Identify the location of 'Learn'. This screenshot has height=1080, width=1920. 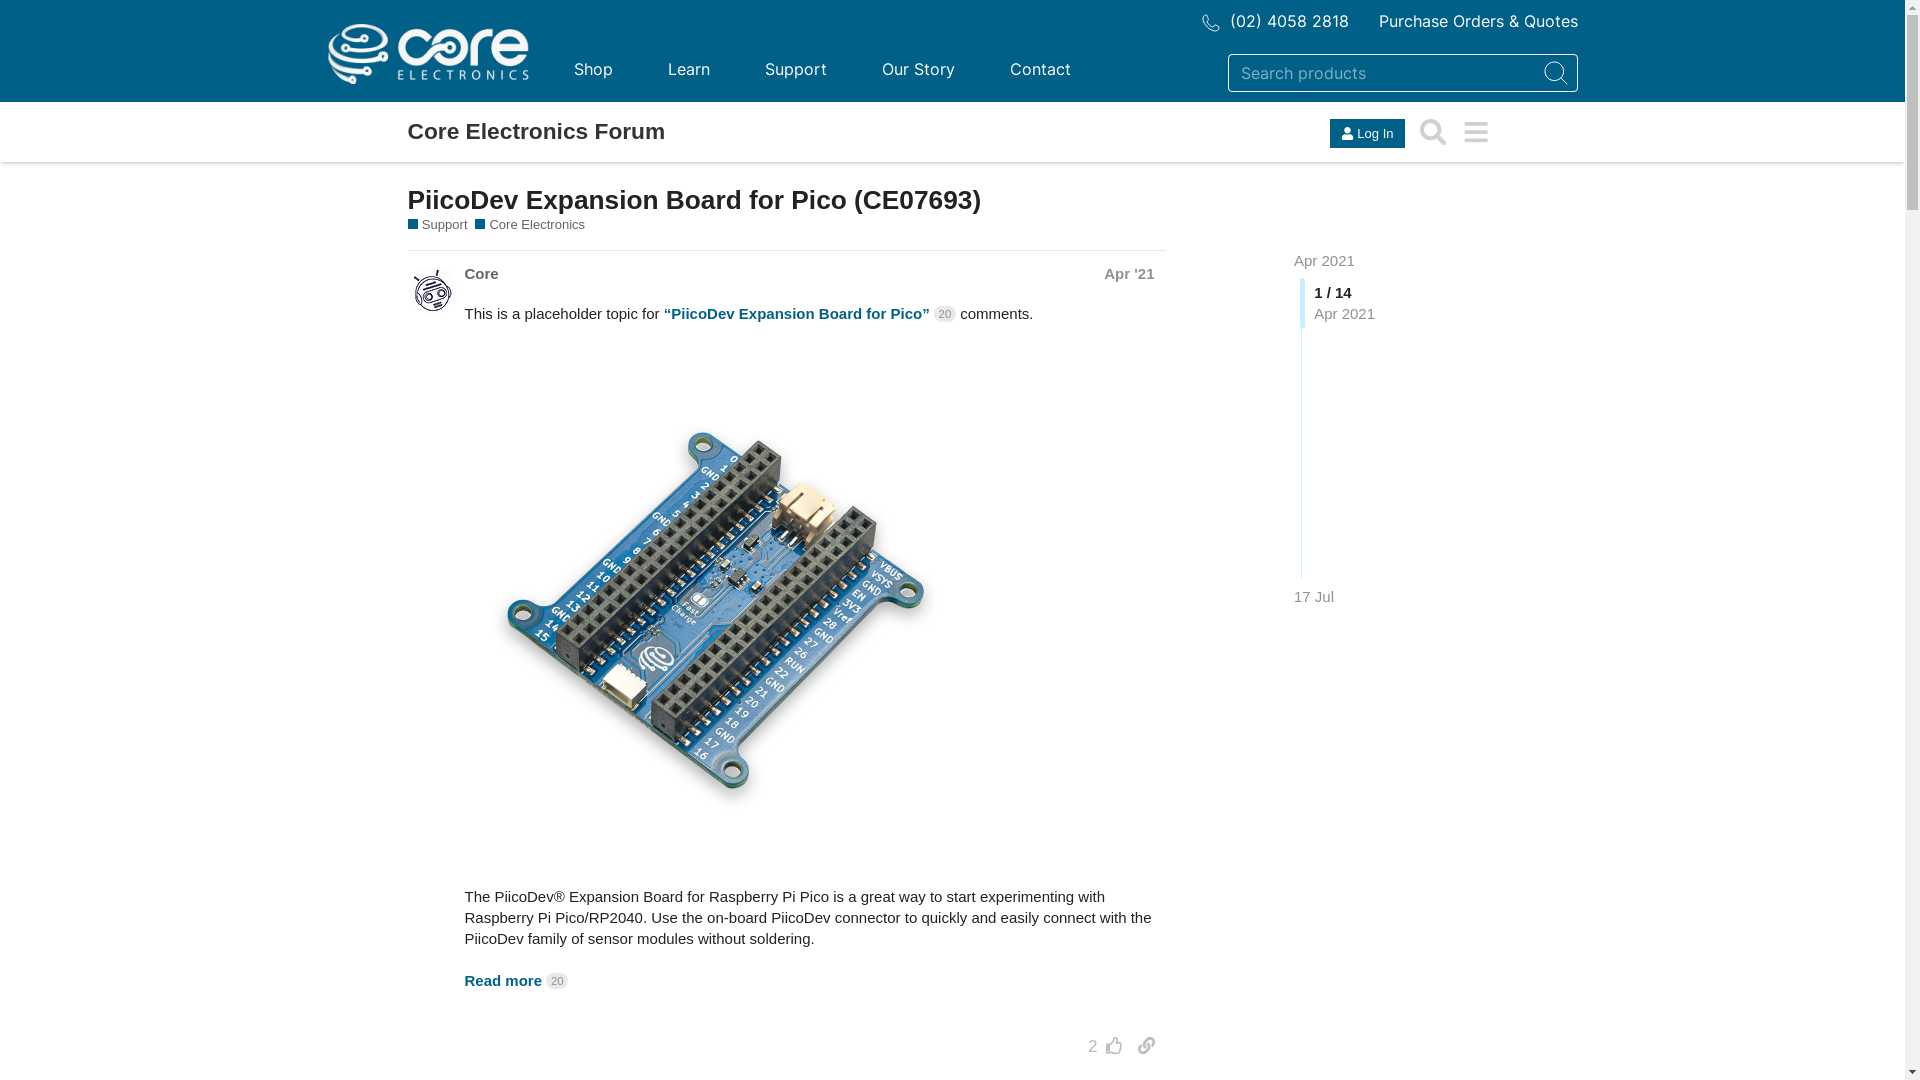
(687, 68).